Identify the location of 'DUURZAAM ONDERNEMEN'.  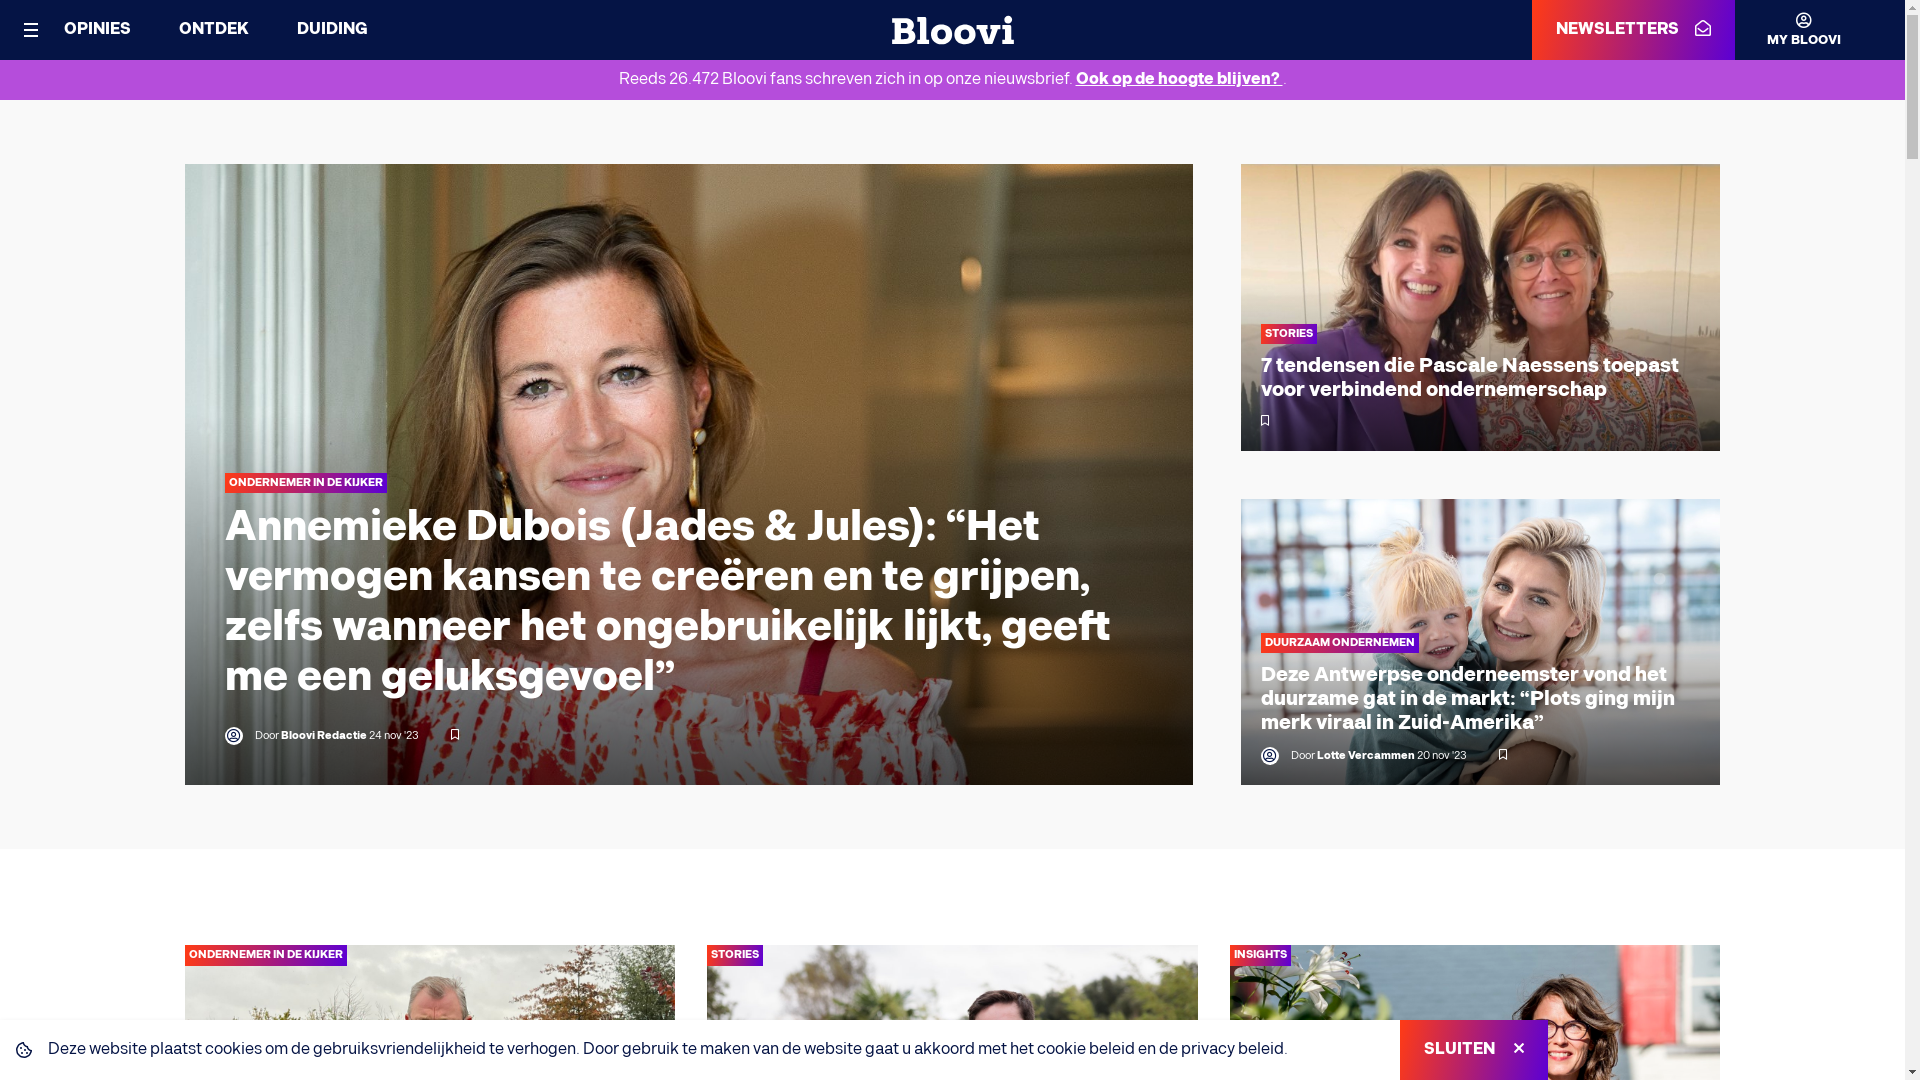
(1339, 643).